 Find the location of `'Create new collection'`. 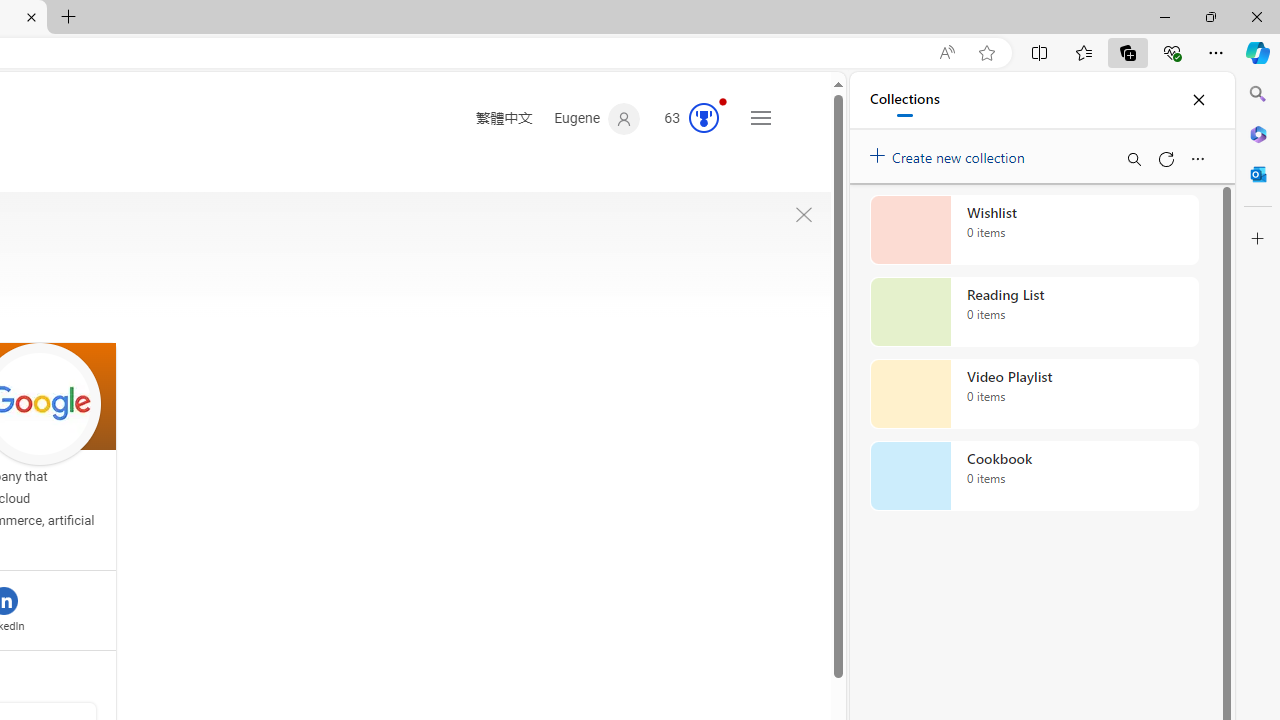

'Create new collection' is located at coordinates (950, 152).